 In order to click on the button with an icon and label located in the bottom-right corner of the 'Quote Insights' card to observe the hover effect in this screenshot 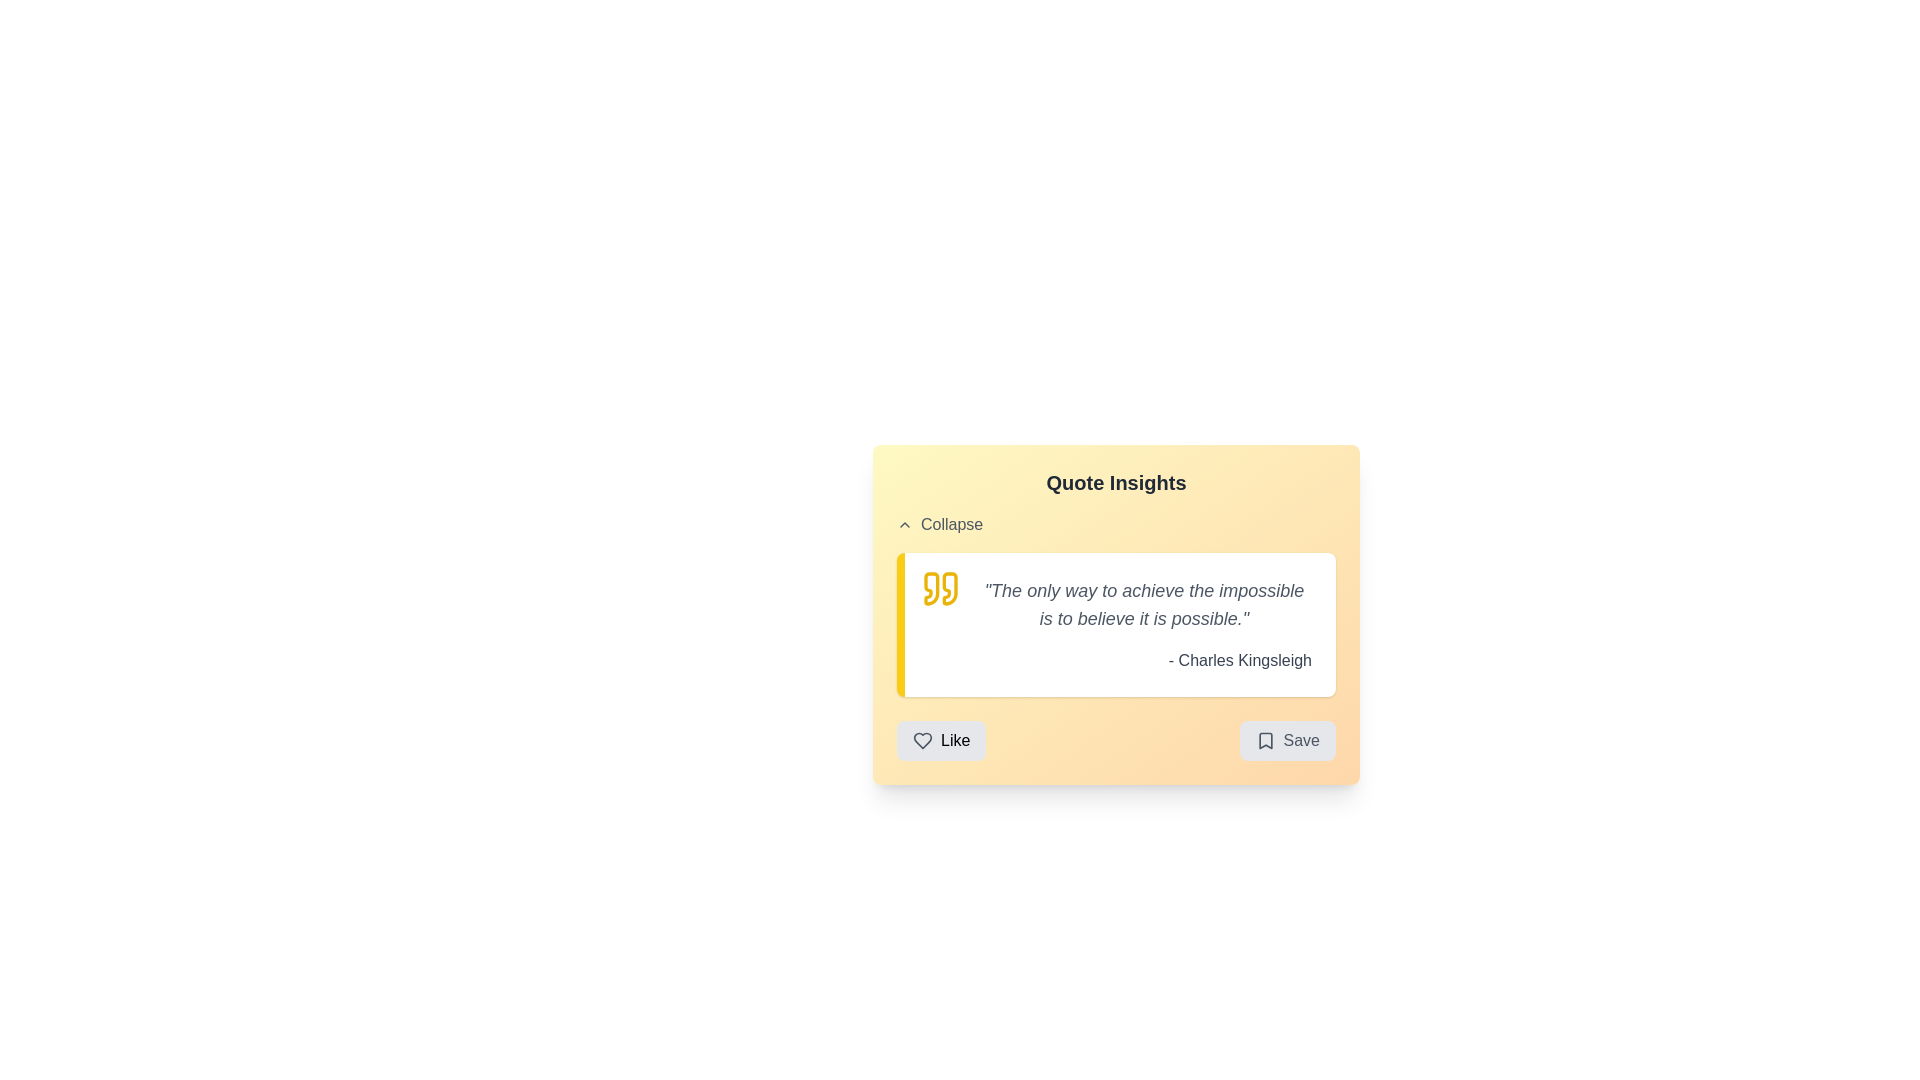, I will do `click(1287, 740)`.